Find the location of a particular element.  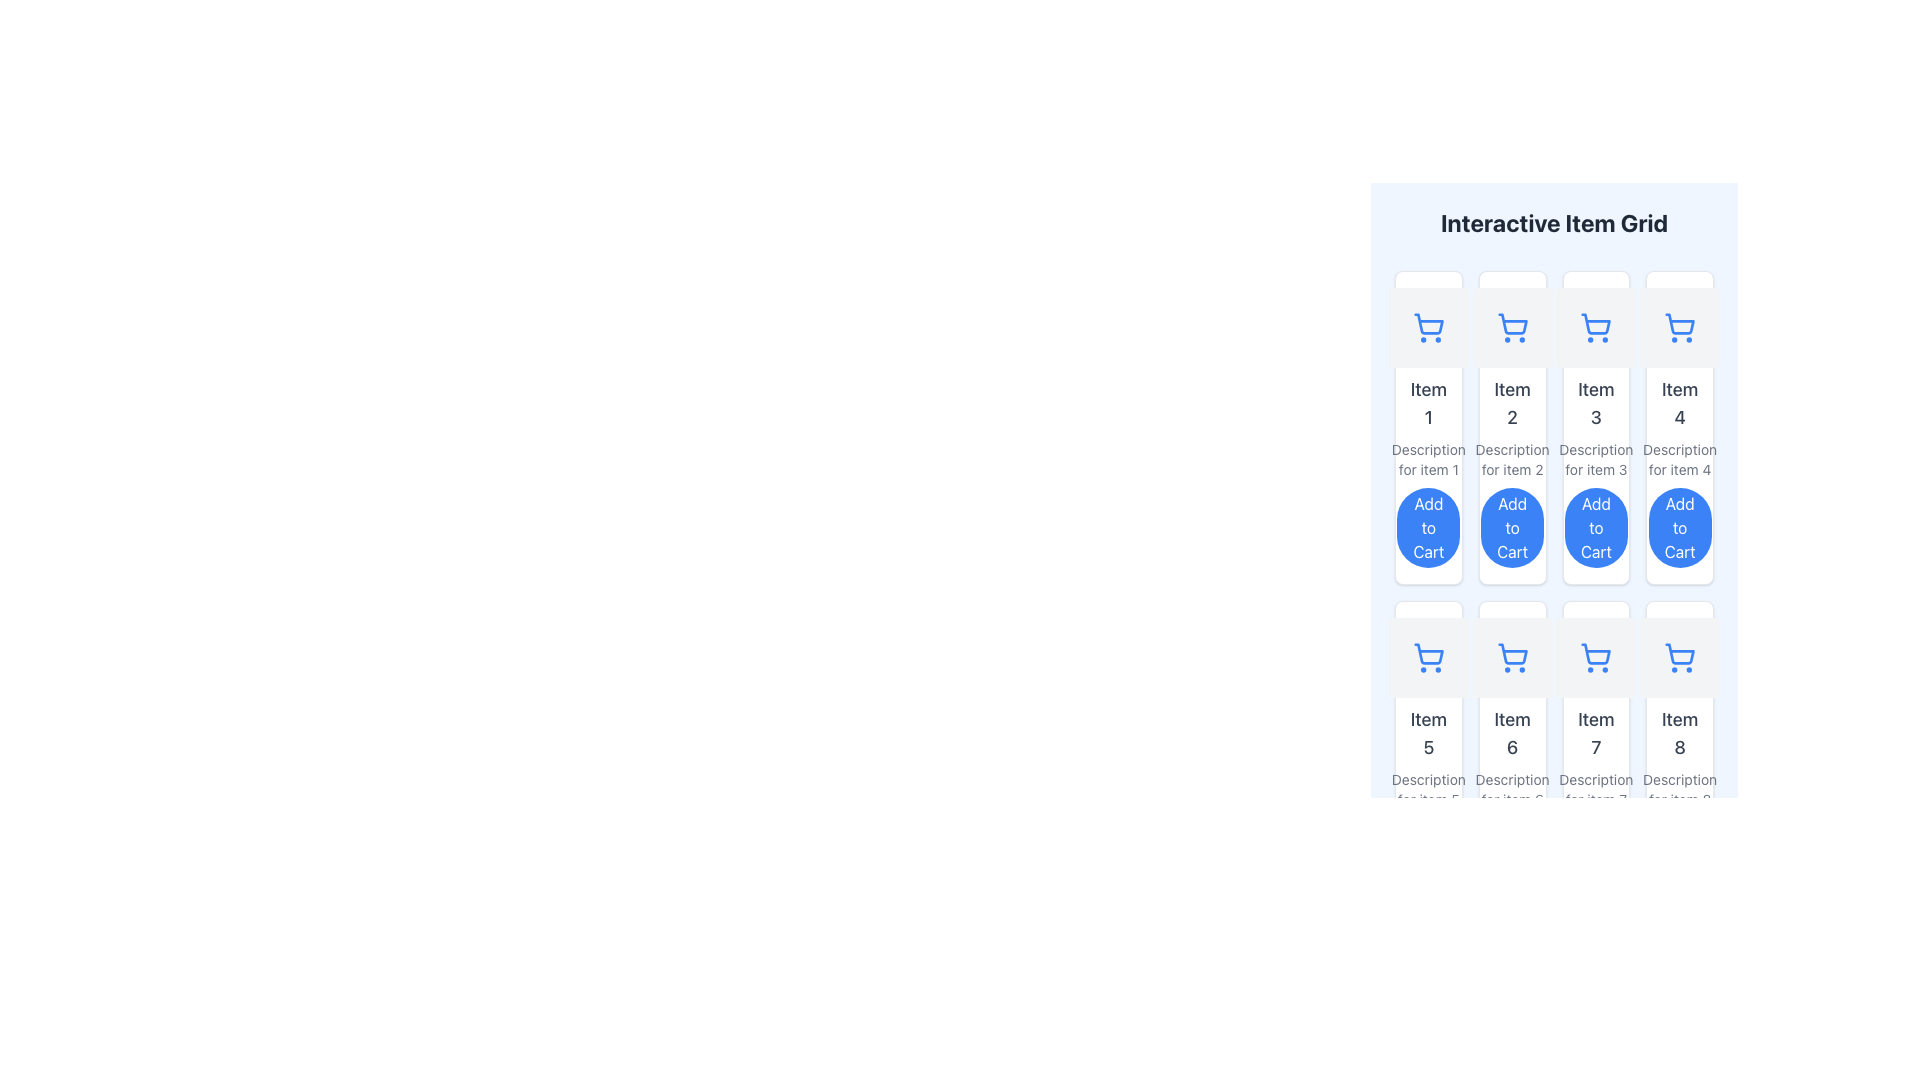

the 'Add to Cart' button, which is a blue rounded rectangular button displaying white text, to trigger a visual effect is located at coordinates (1680, 527).